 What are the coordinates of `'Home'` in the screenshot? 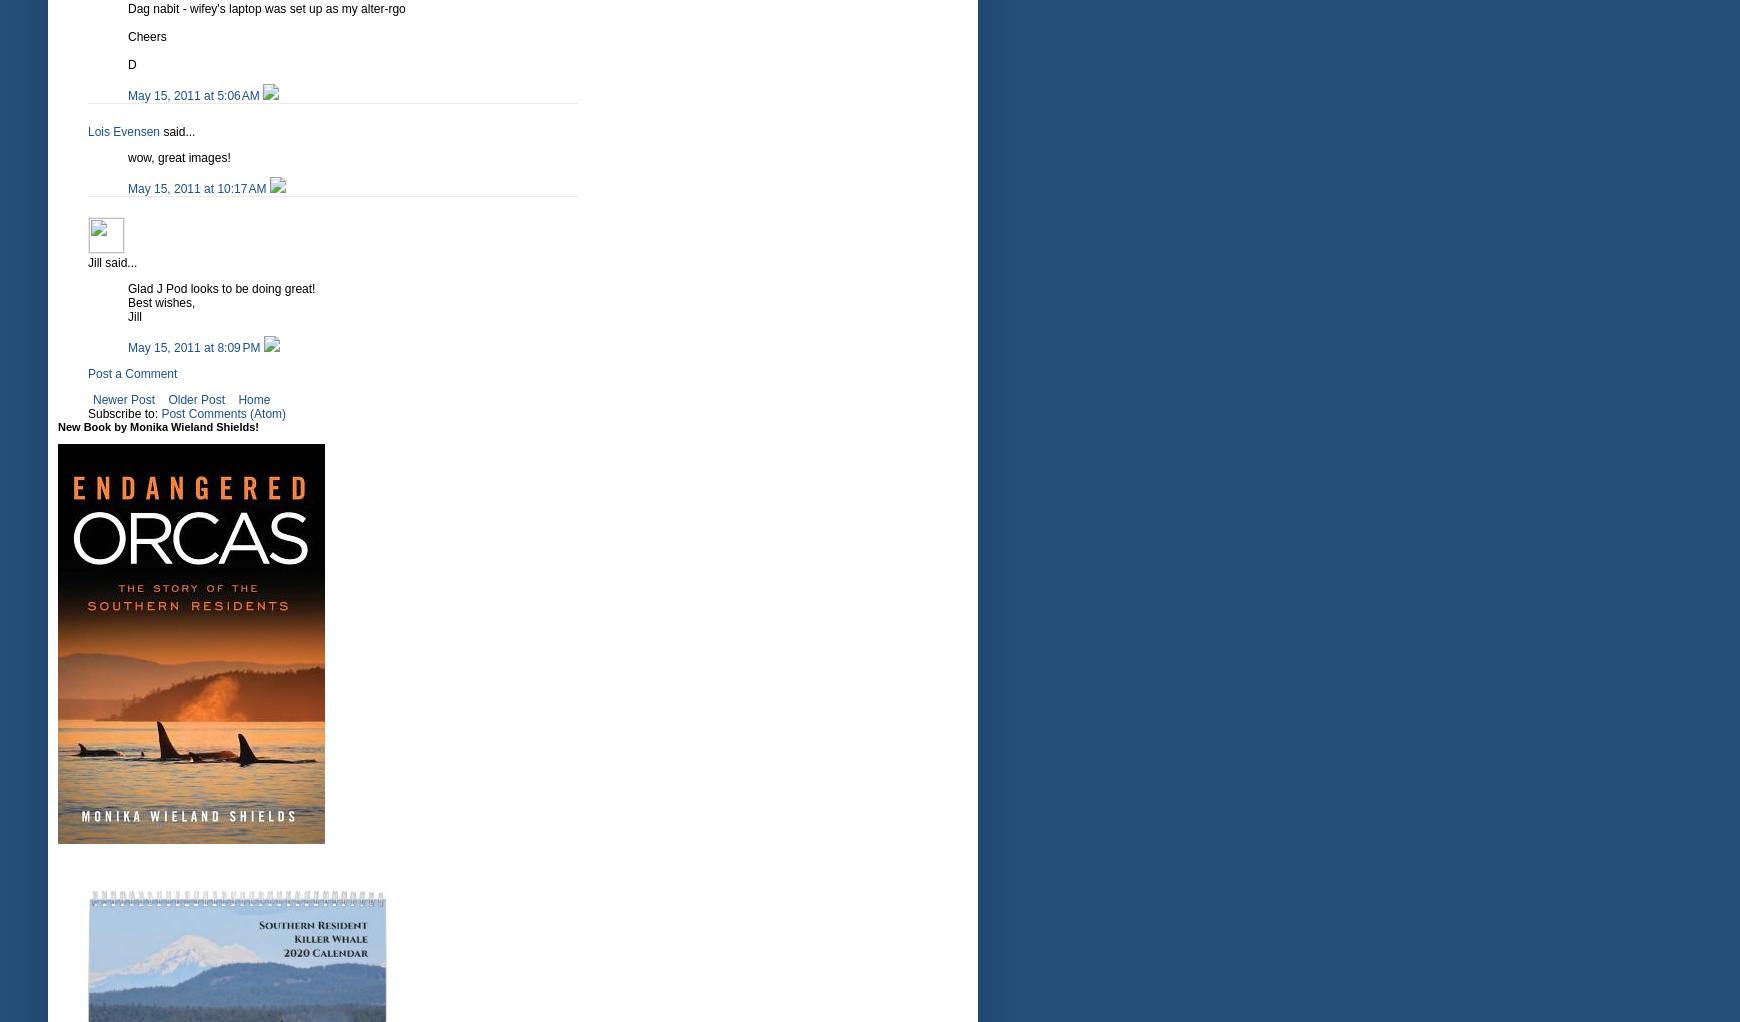 It's located at (254, 399).